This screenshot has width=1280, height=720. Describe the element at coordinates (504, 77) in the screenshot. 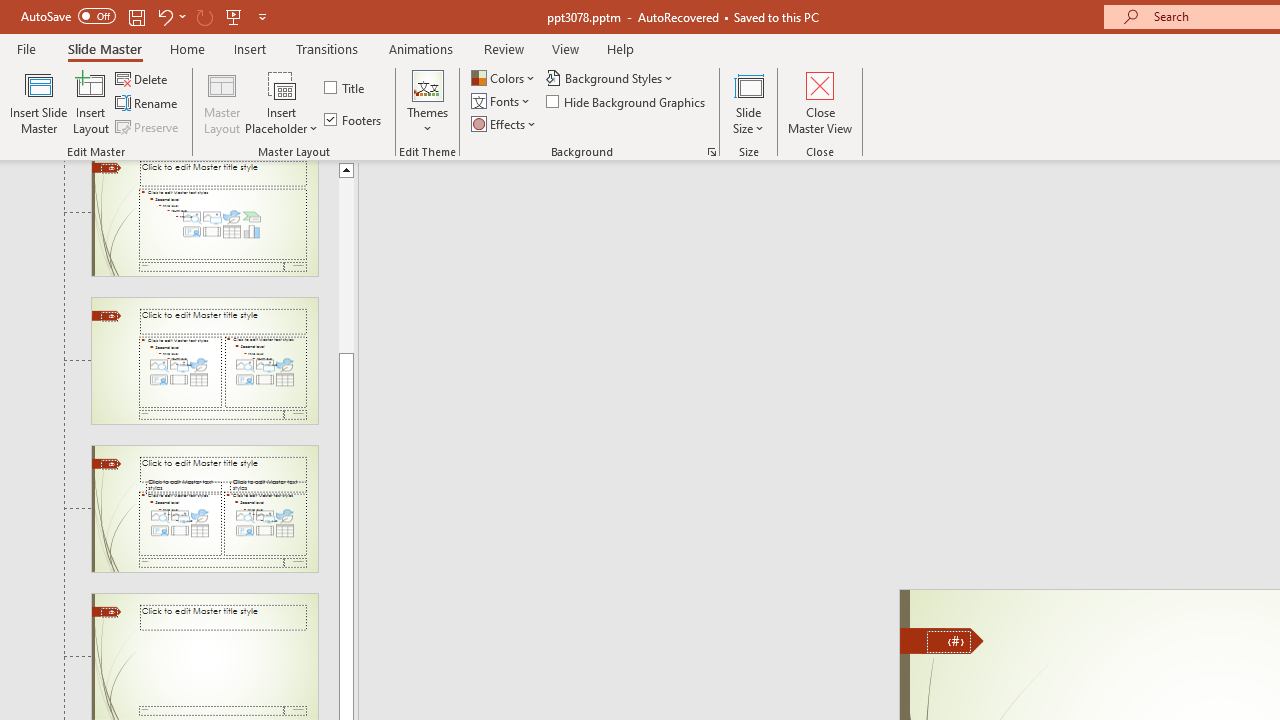

I see `'Colors'` at that location.